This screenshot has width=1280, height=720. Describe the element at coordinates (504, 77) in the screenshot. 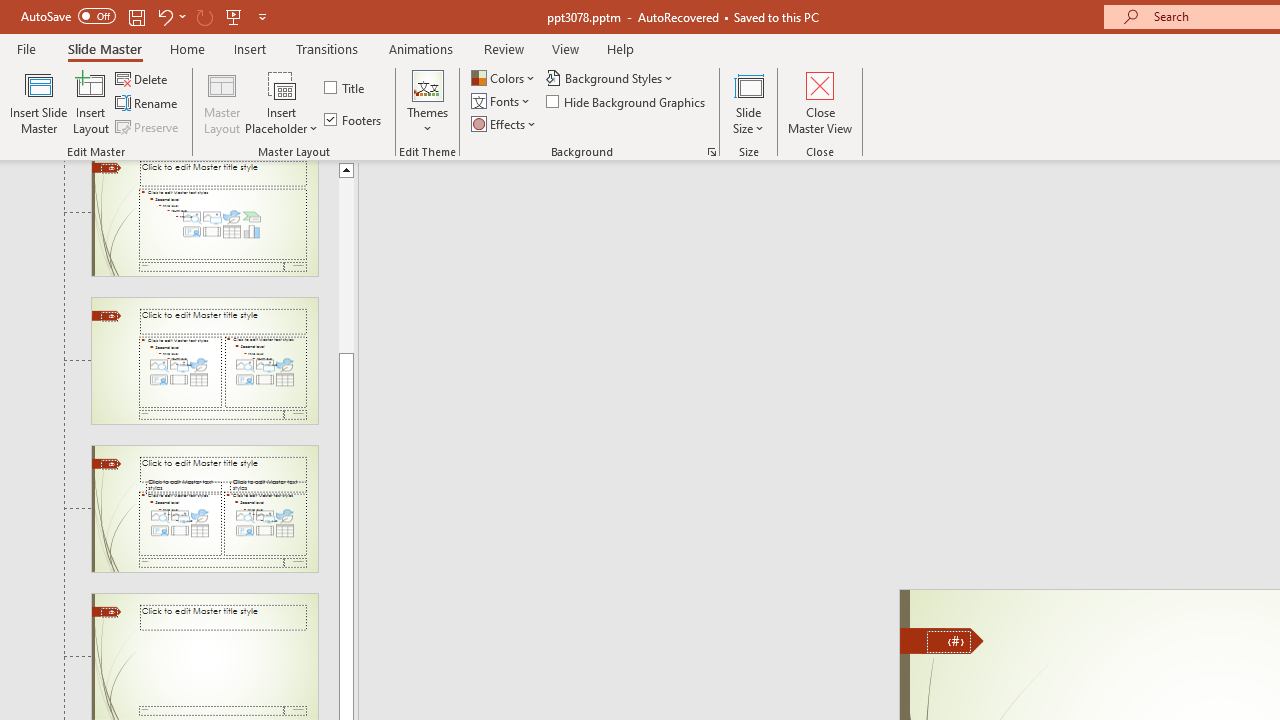

I see `'Colors'` at that location.